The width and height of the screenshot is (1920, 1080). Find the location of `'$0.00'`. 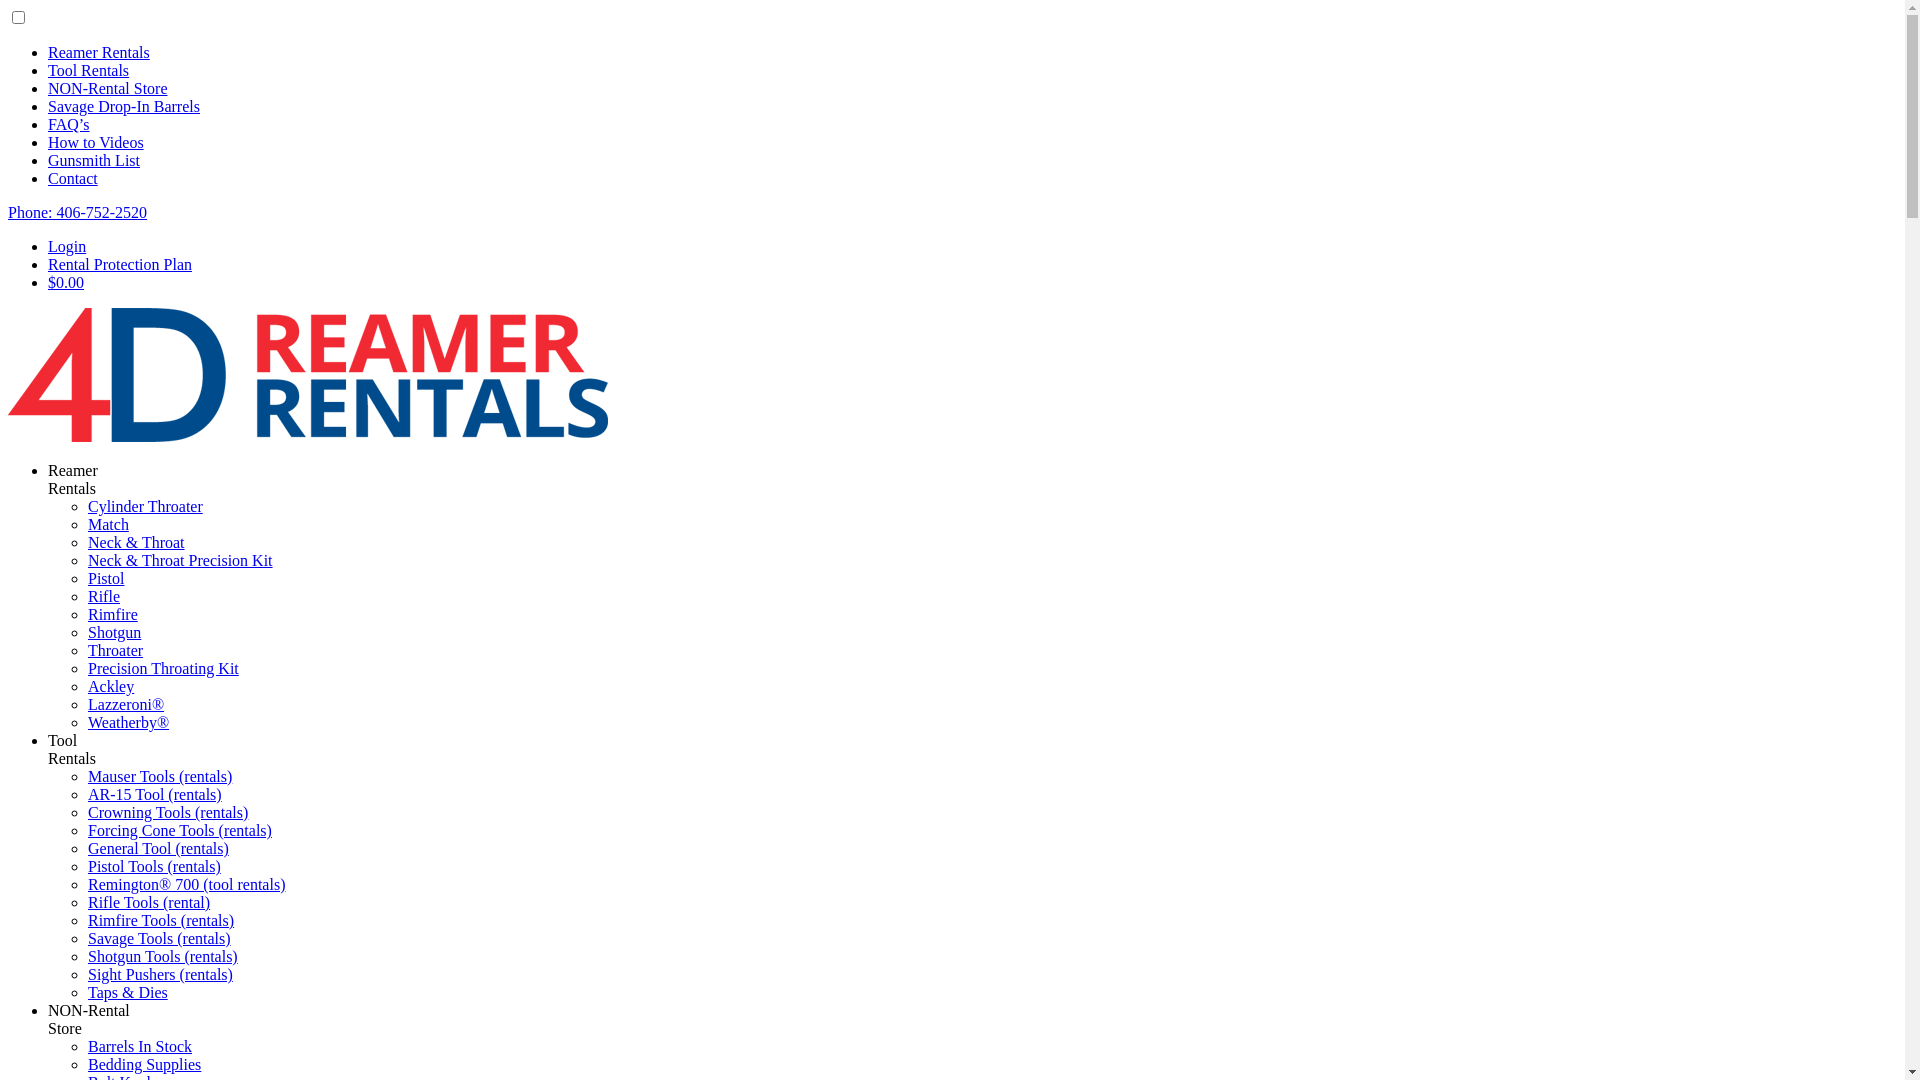

'$0.00' is located at coordinates (66, 282).